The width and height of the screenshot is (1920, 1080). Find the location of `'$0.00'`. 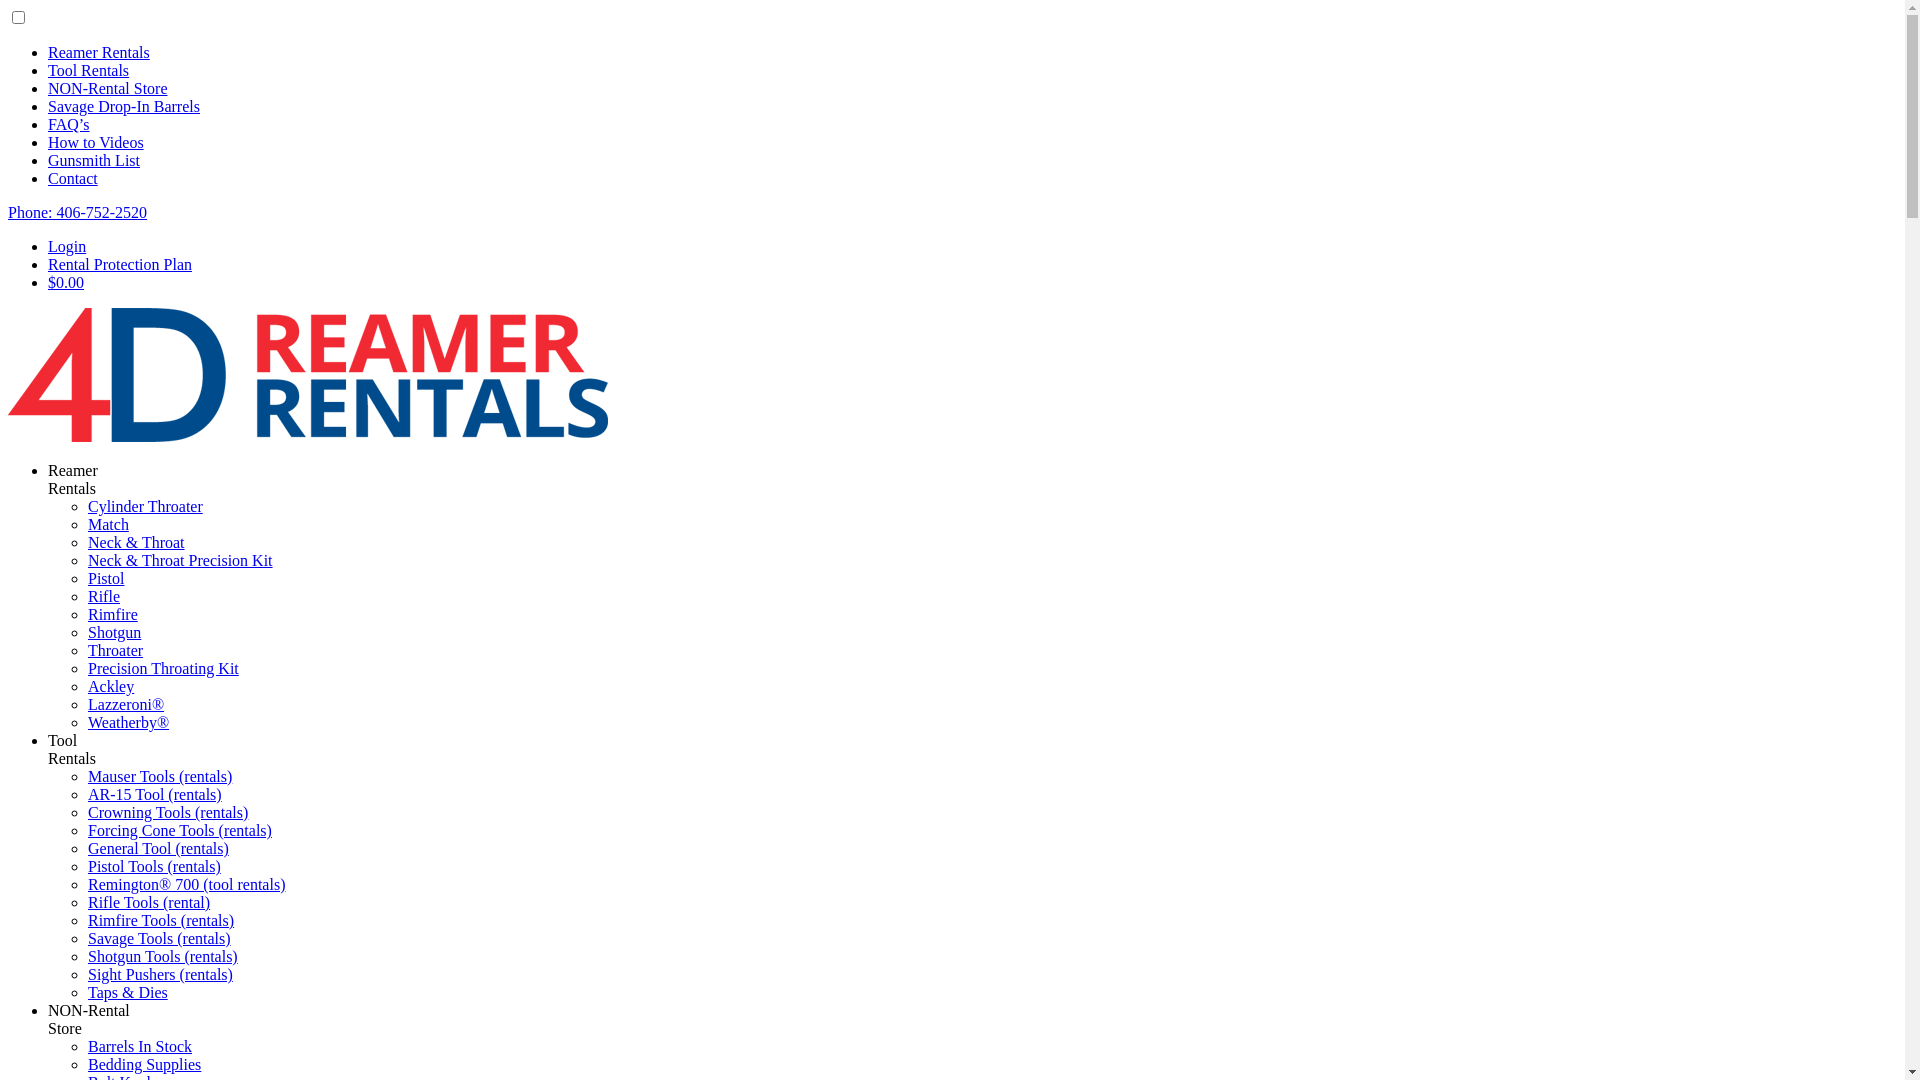

'$0.00' is located at coordinates (66, 282).